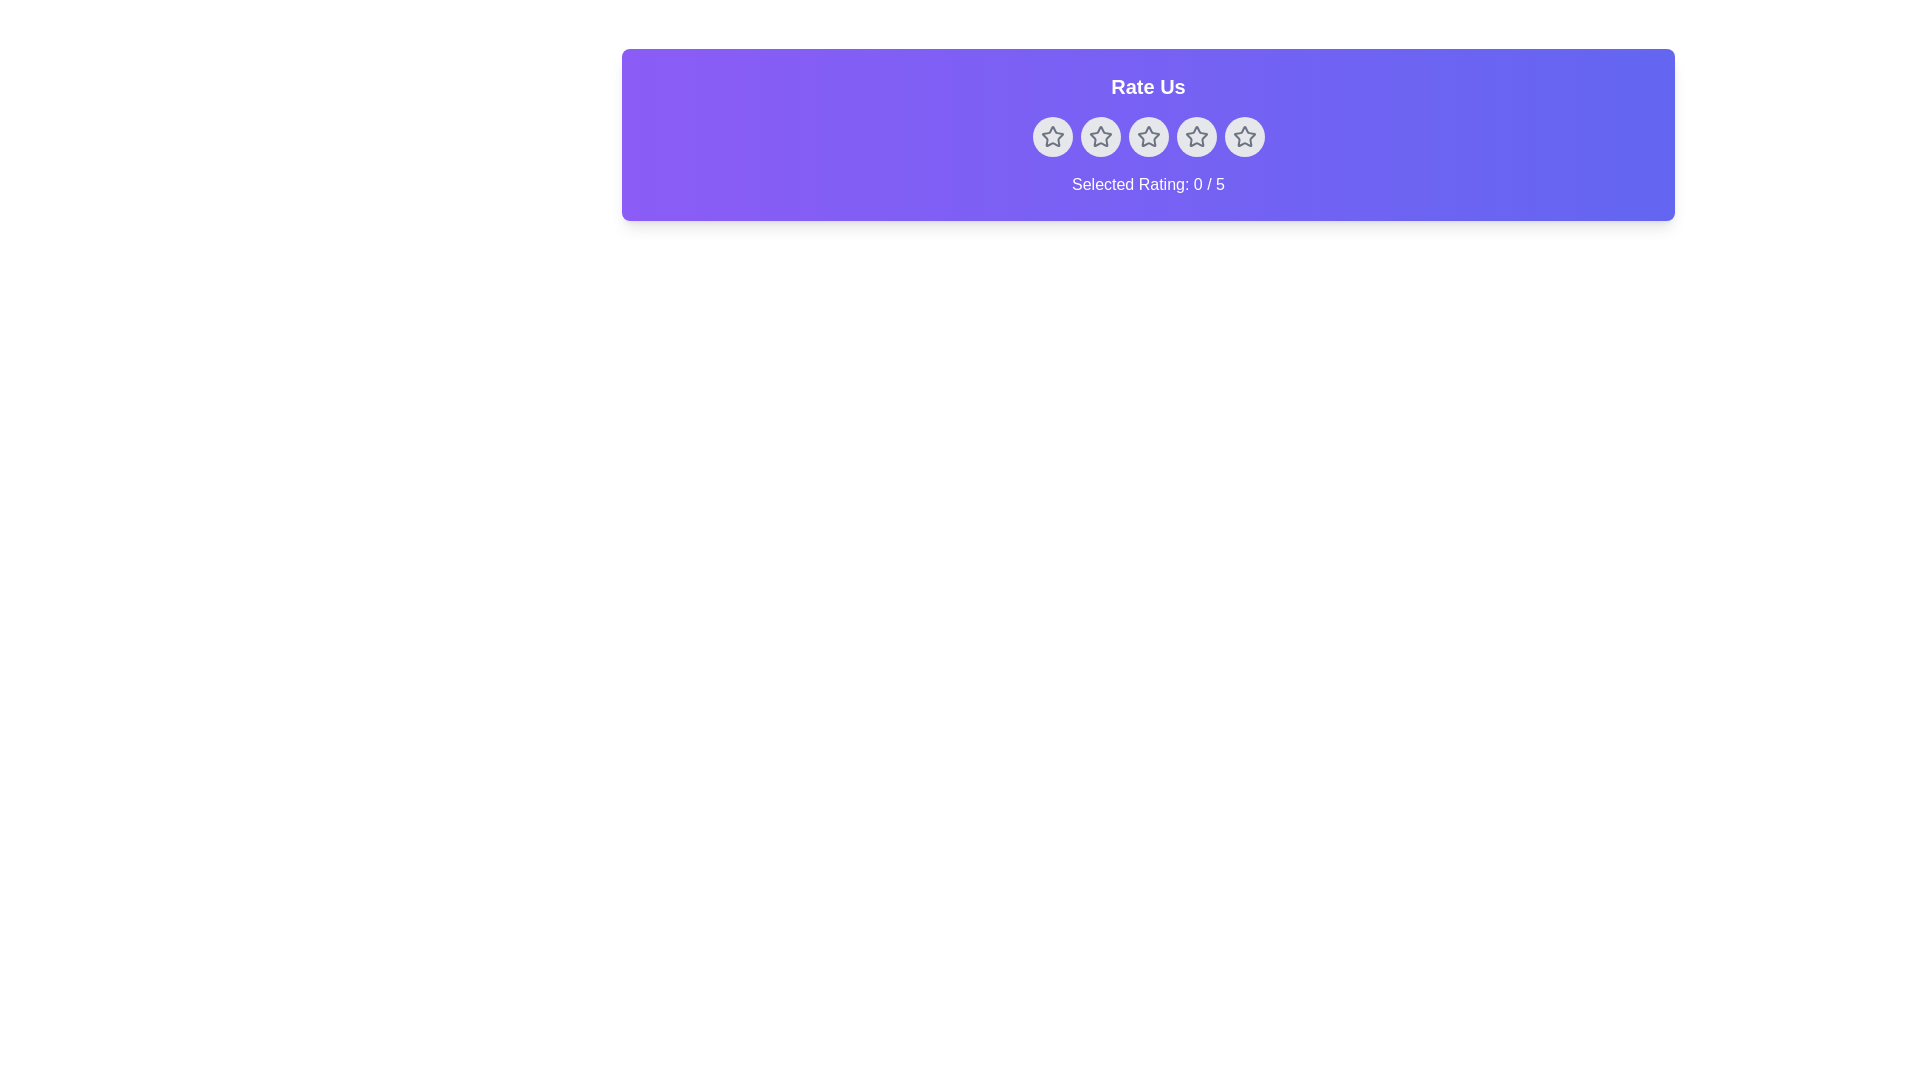 The image size is (1920, 1080). What do you see at coordinates (1051, 136) in the screenshot?
I see `the rating to 1 stars by clicking on the corresponding star` at bounding box center [1051, 136].